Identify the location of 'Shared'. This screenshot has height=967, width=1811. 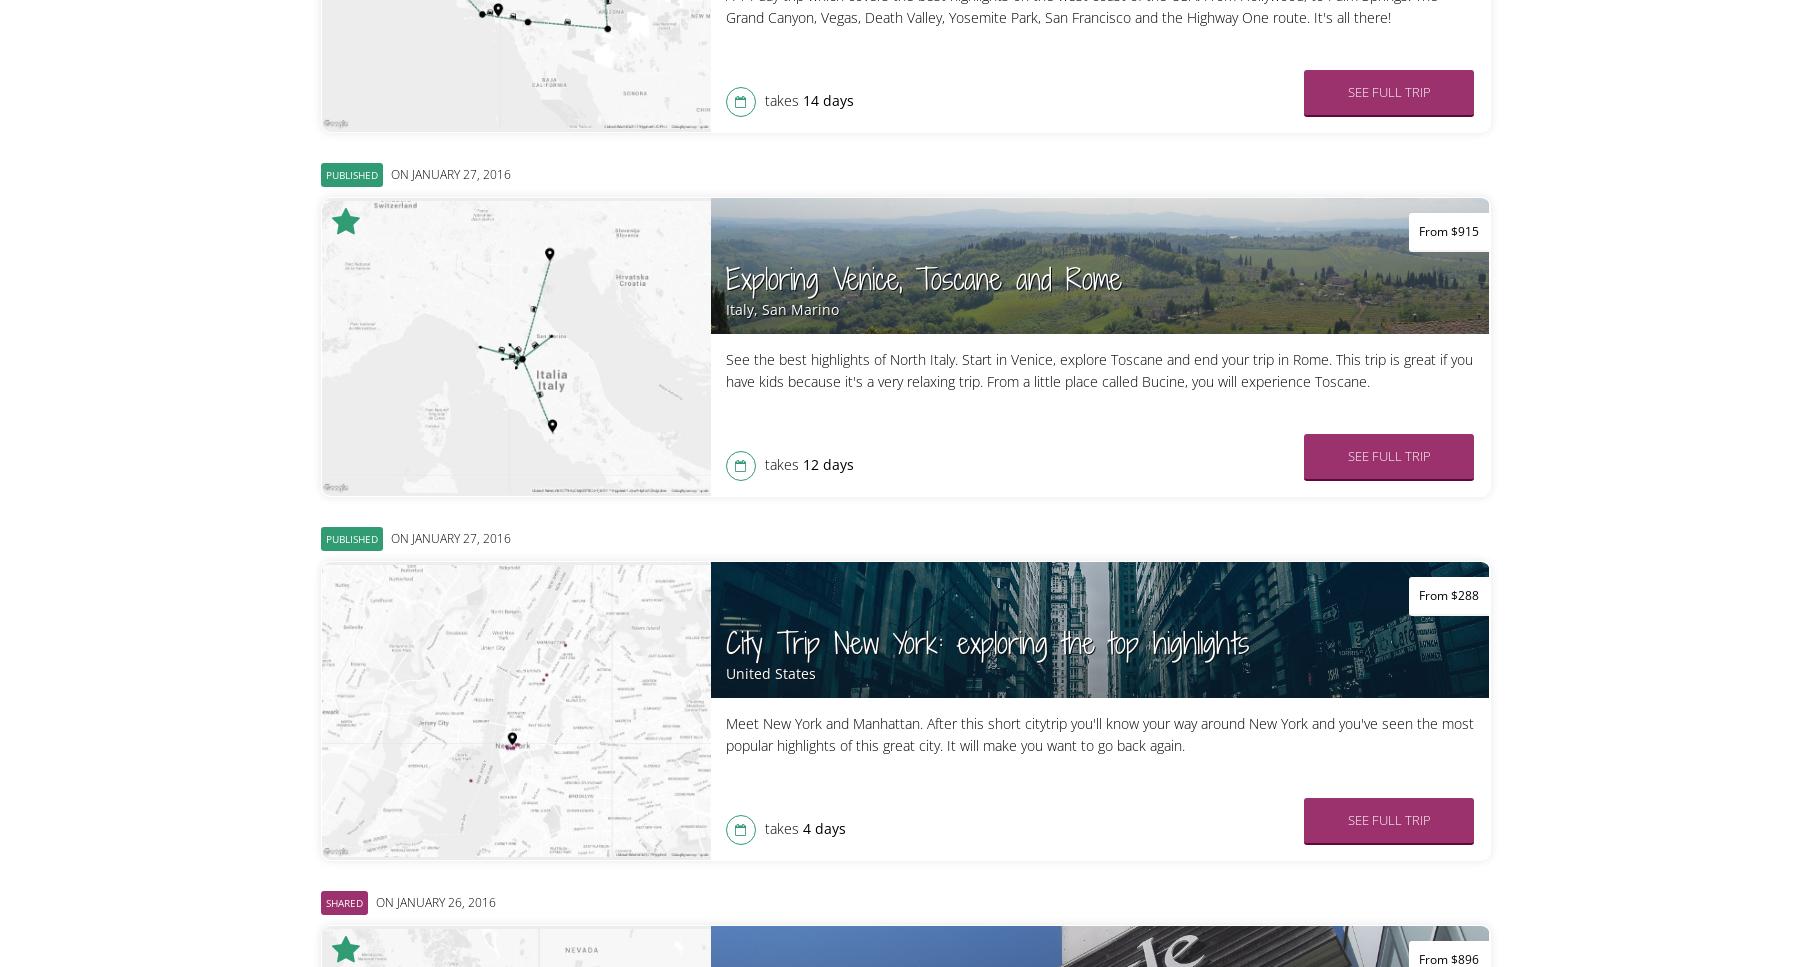
(342, 902).